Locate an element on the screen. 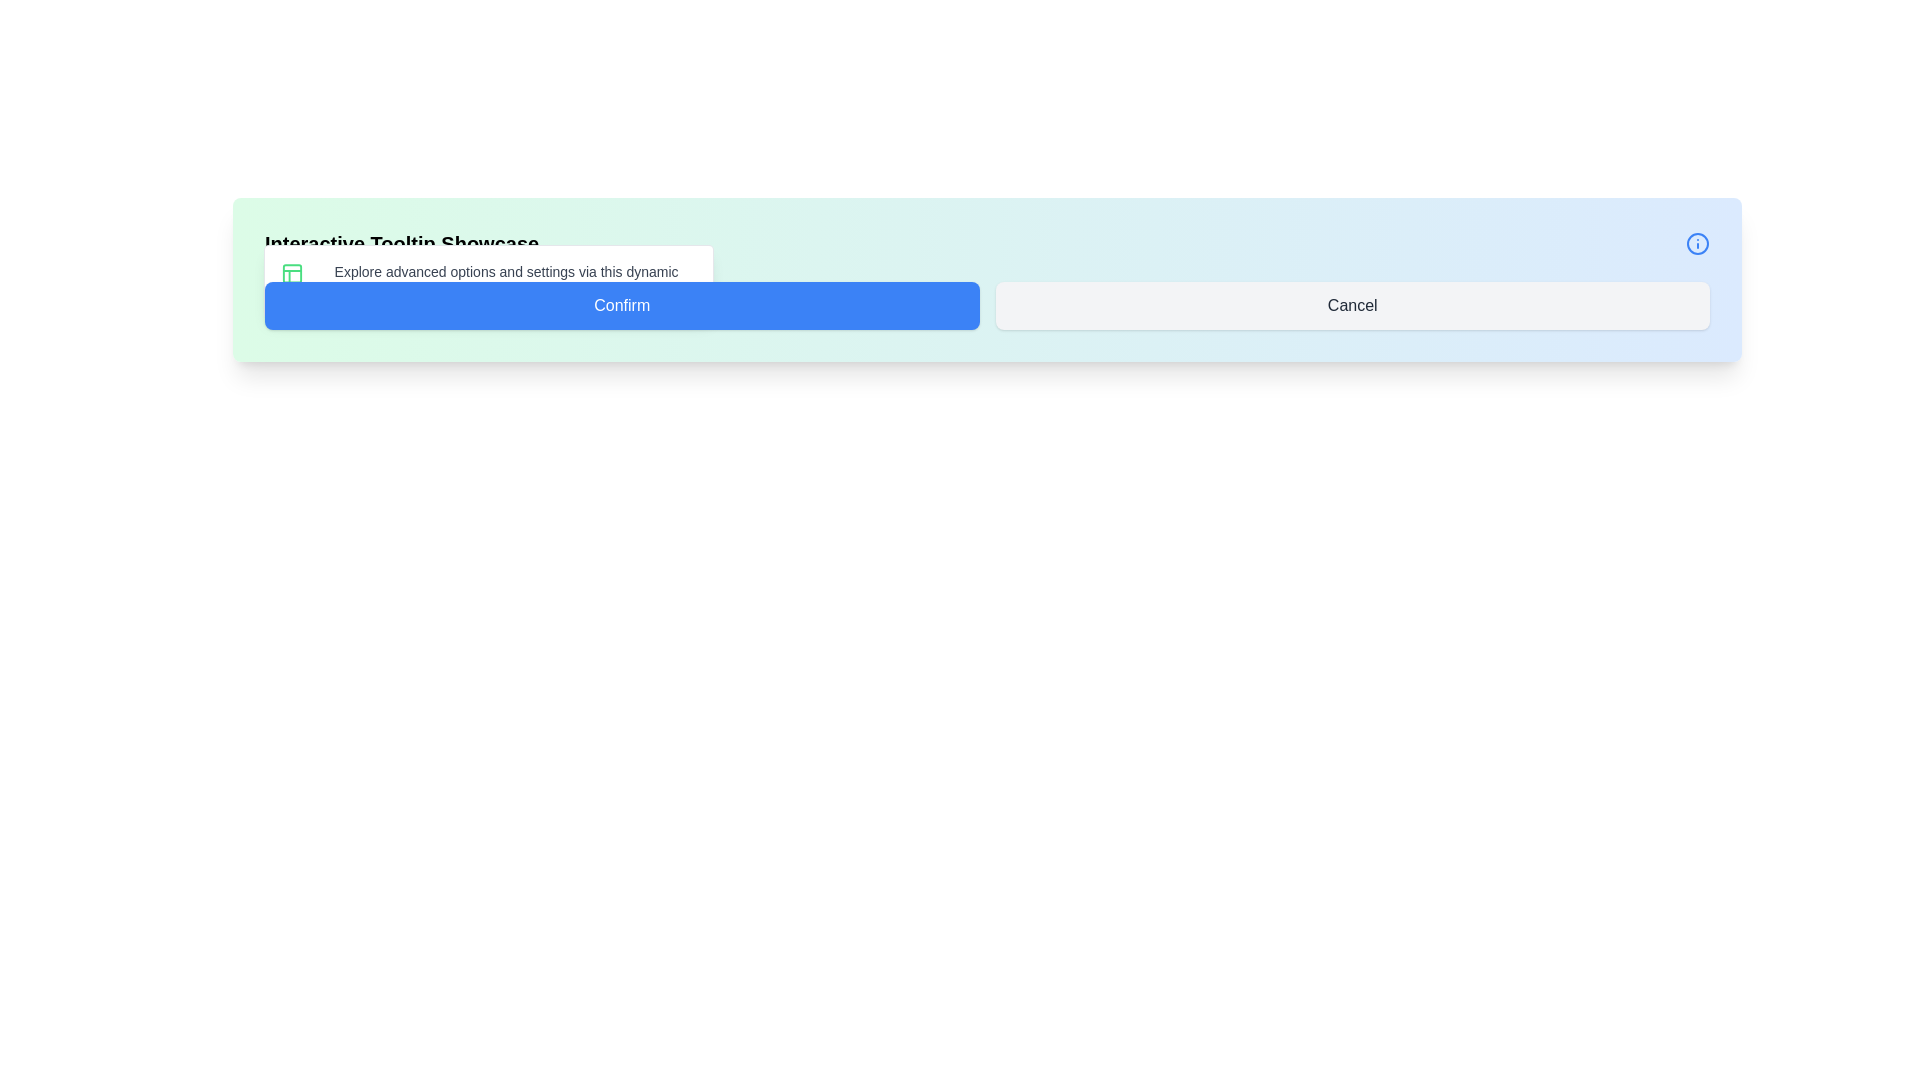 This screenshot has width=1920, height=1080. the text element that reads 'Explore advanced options and settings via this dynamic feature.' which is styled as a paragraph of regular gray text, located next to an icon, above a blue button labeled 'Confirm.' is located at coordinates (489, 281).